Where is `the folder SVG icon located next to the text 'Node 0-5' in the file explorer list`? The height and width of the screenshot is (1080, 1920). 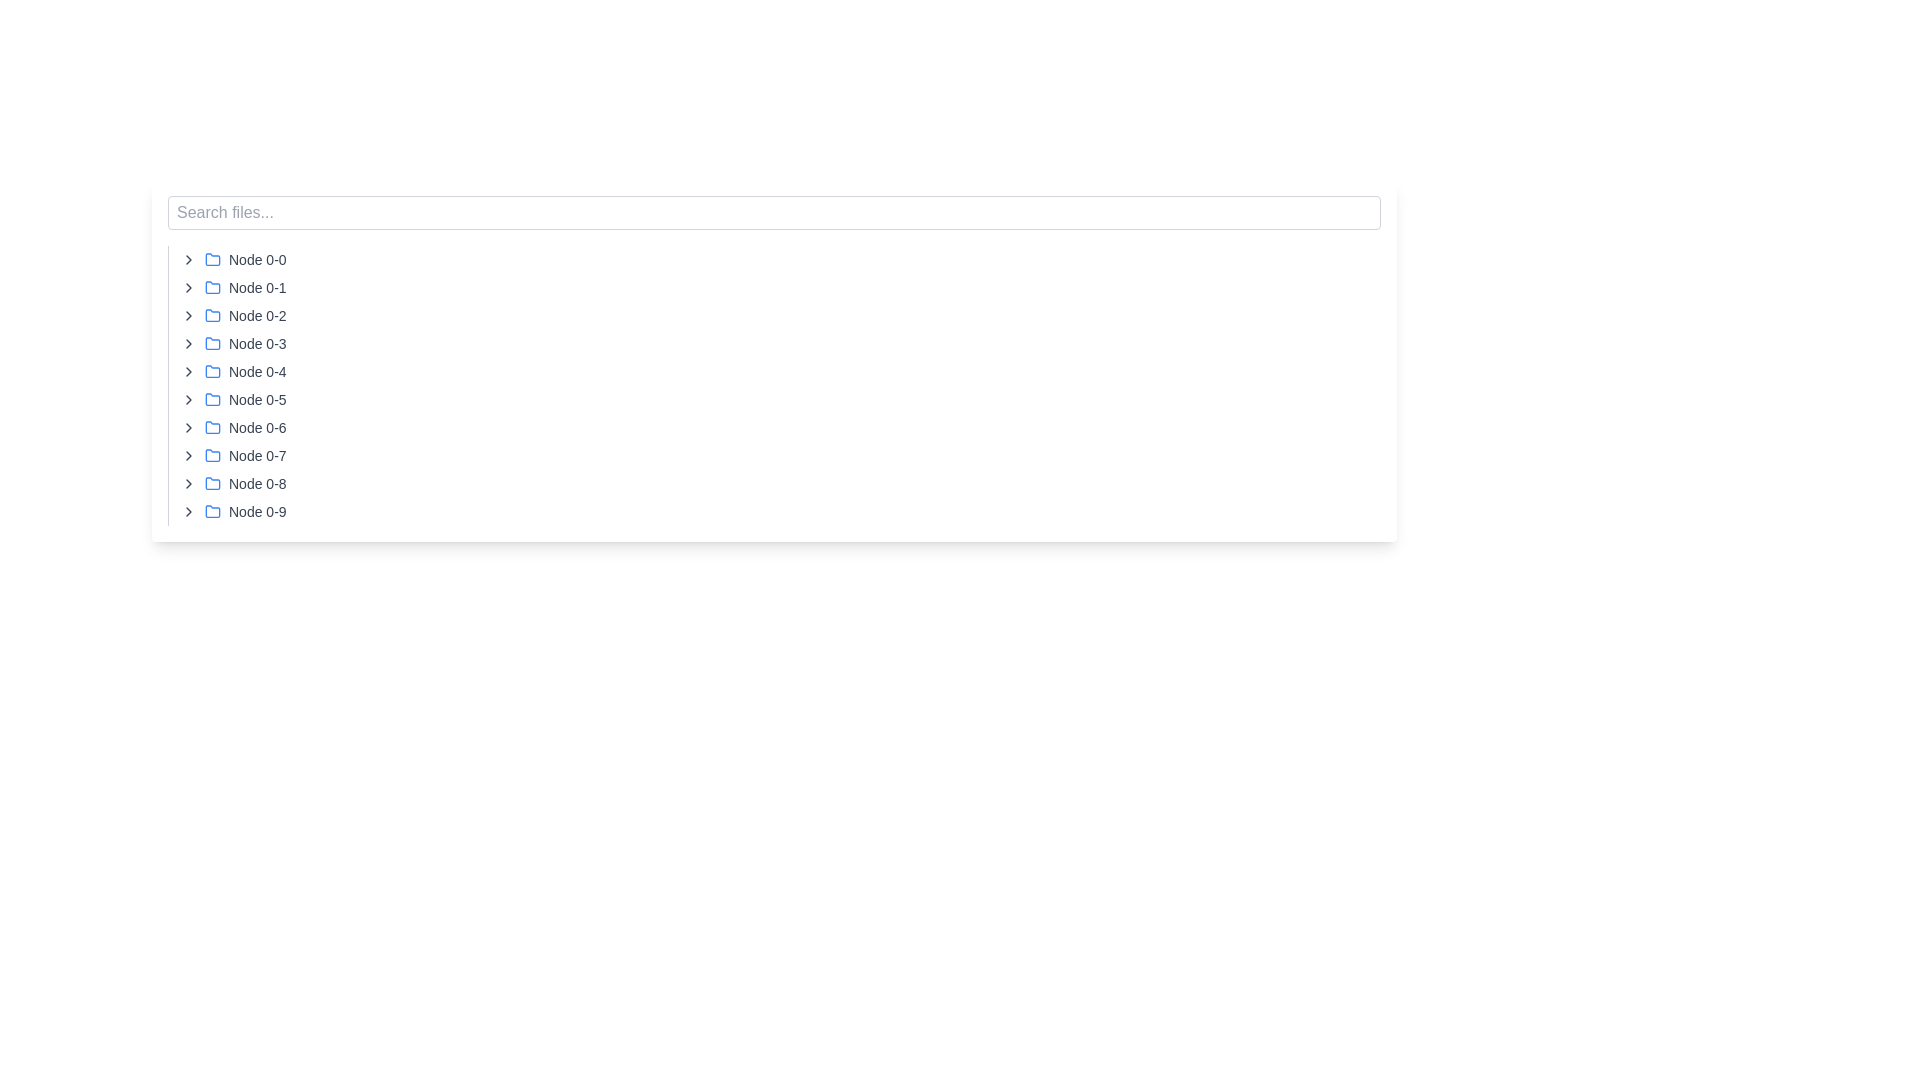 the folder SVG icon located next to the text 'Node 0-5' in the file explorer list is located at coordinates (212, 400).